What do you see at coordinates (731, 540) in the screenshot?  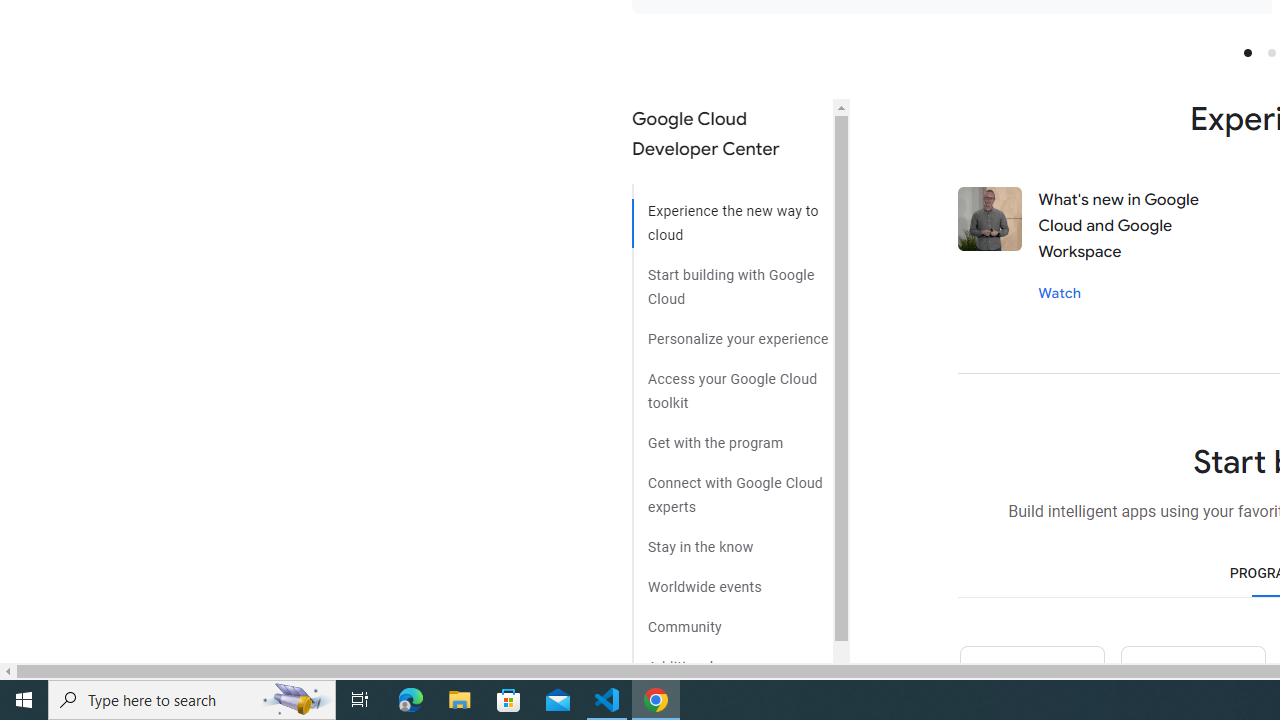 I see `'Stay in the know'` at bounding box center [731, 540].